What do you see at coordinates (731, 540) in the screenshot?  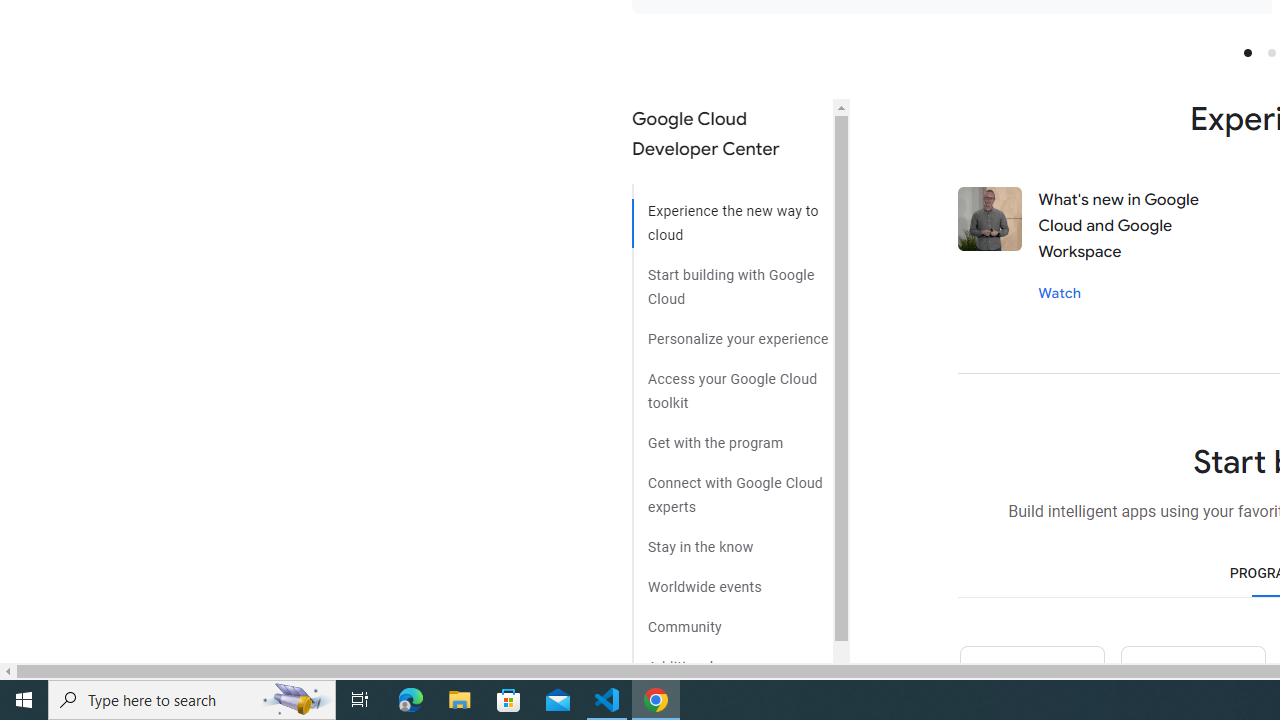 I see `'Stay in the know'` at bounding box center [731, 540].